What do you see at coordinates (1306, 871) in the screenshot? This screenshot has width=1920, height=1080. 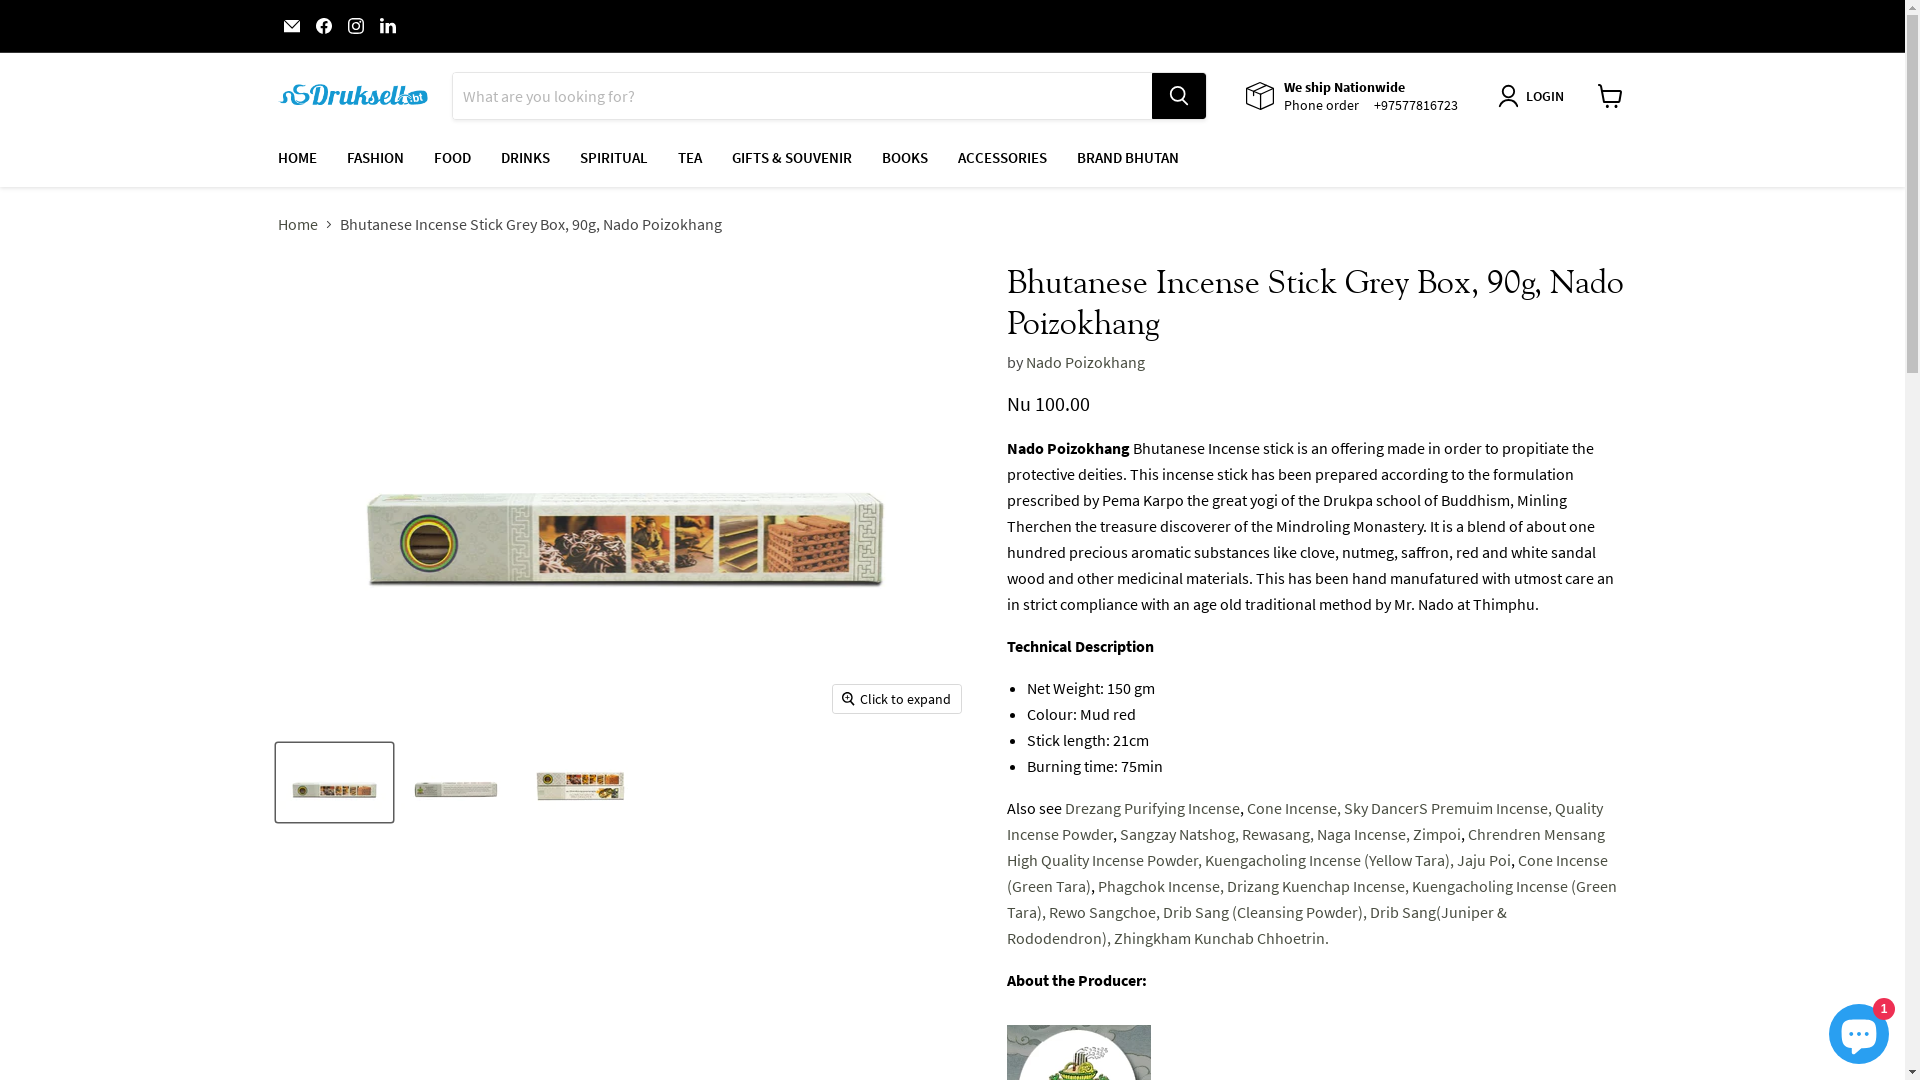 I see `'Cone Incense (Green Tara)'` at bounding box center [1306, 871].